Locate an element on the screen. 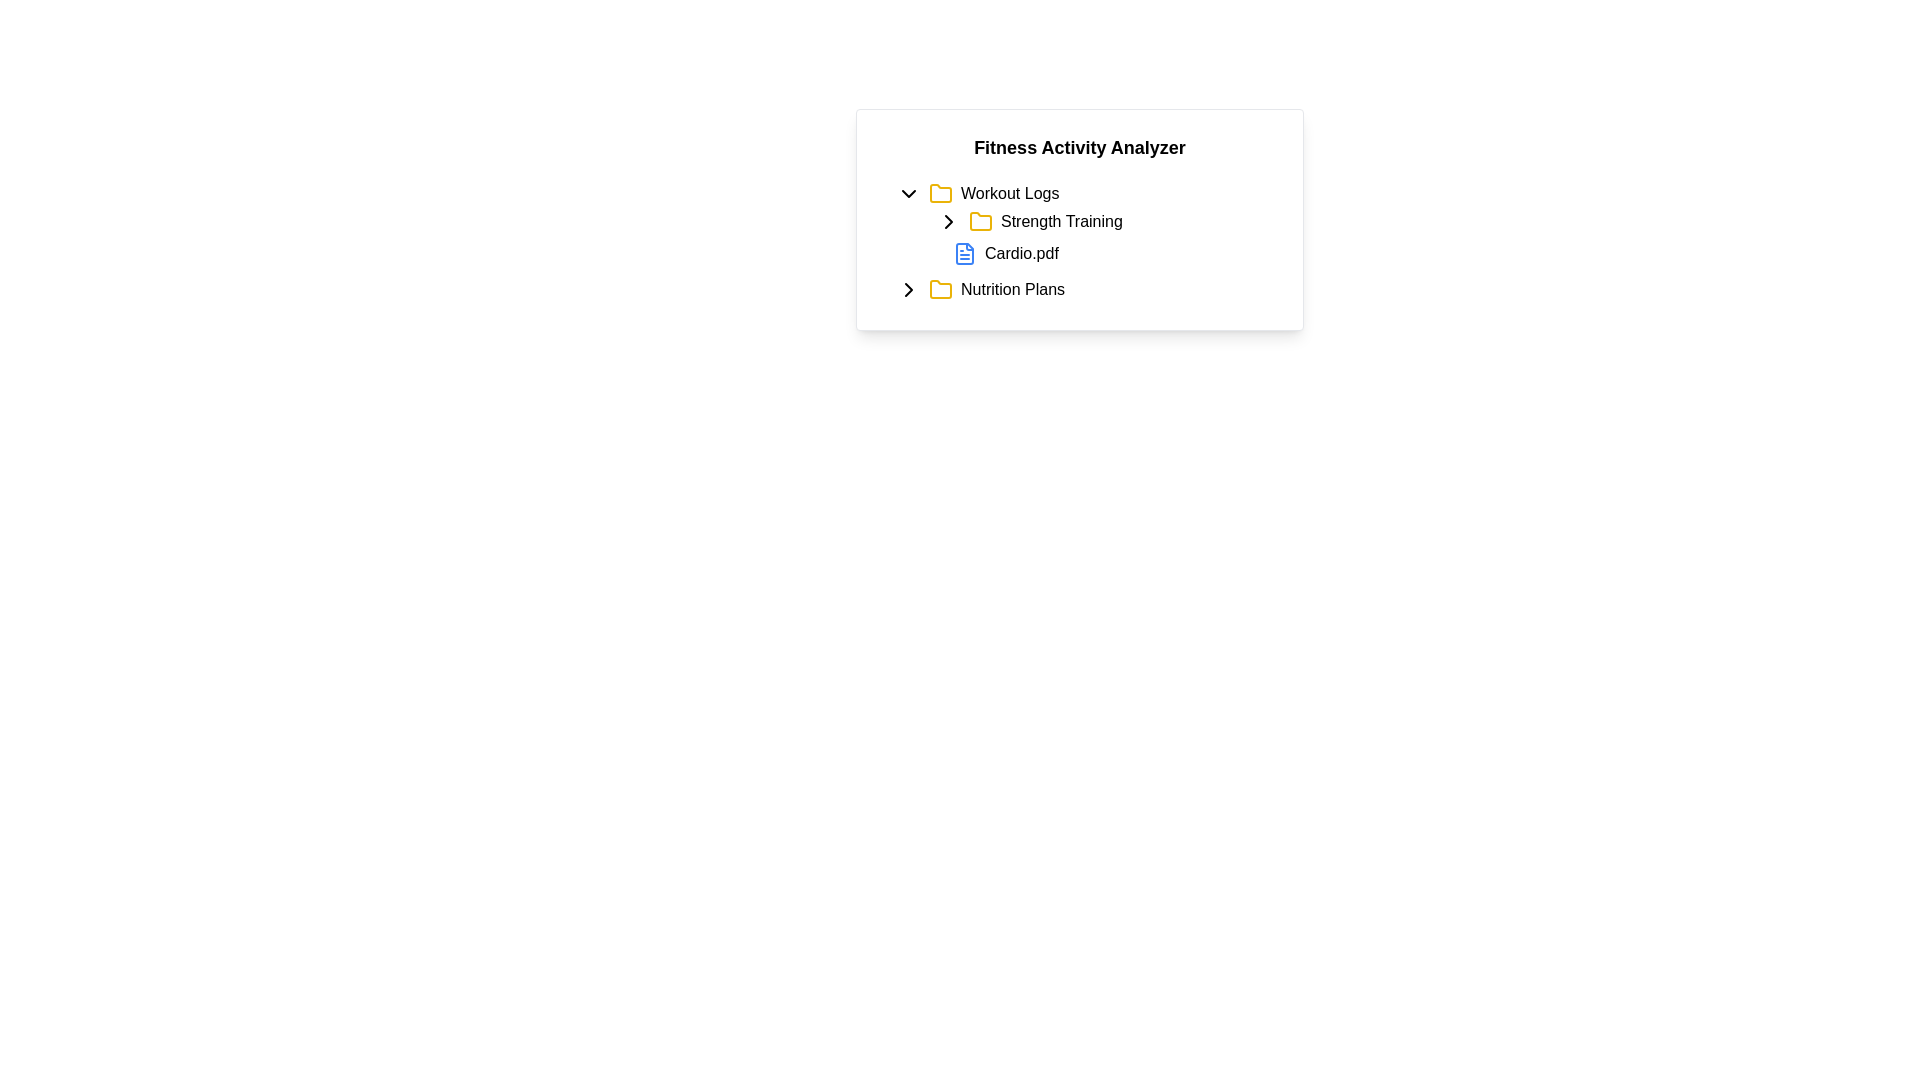 The width and height of the screenshot is (1920, 1080). the chevron icon located to the right of the 'Workout Logs' label in the hierarchical navigation menu to expand the category is located at coordinates (907, 289).